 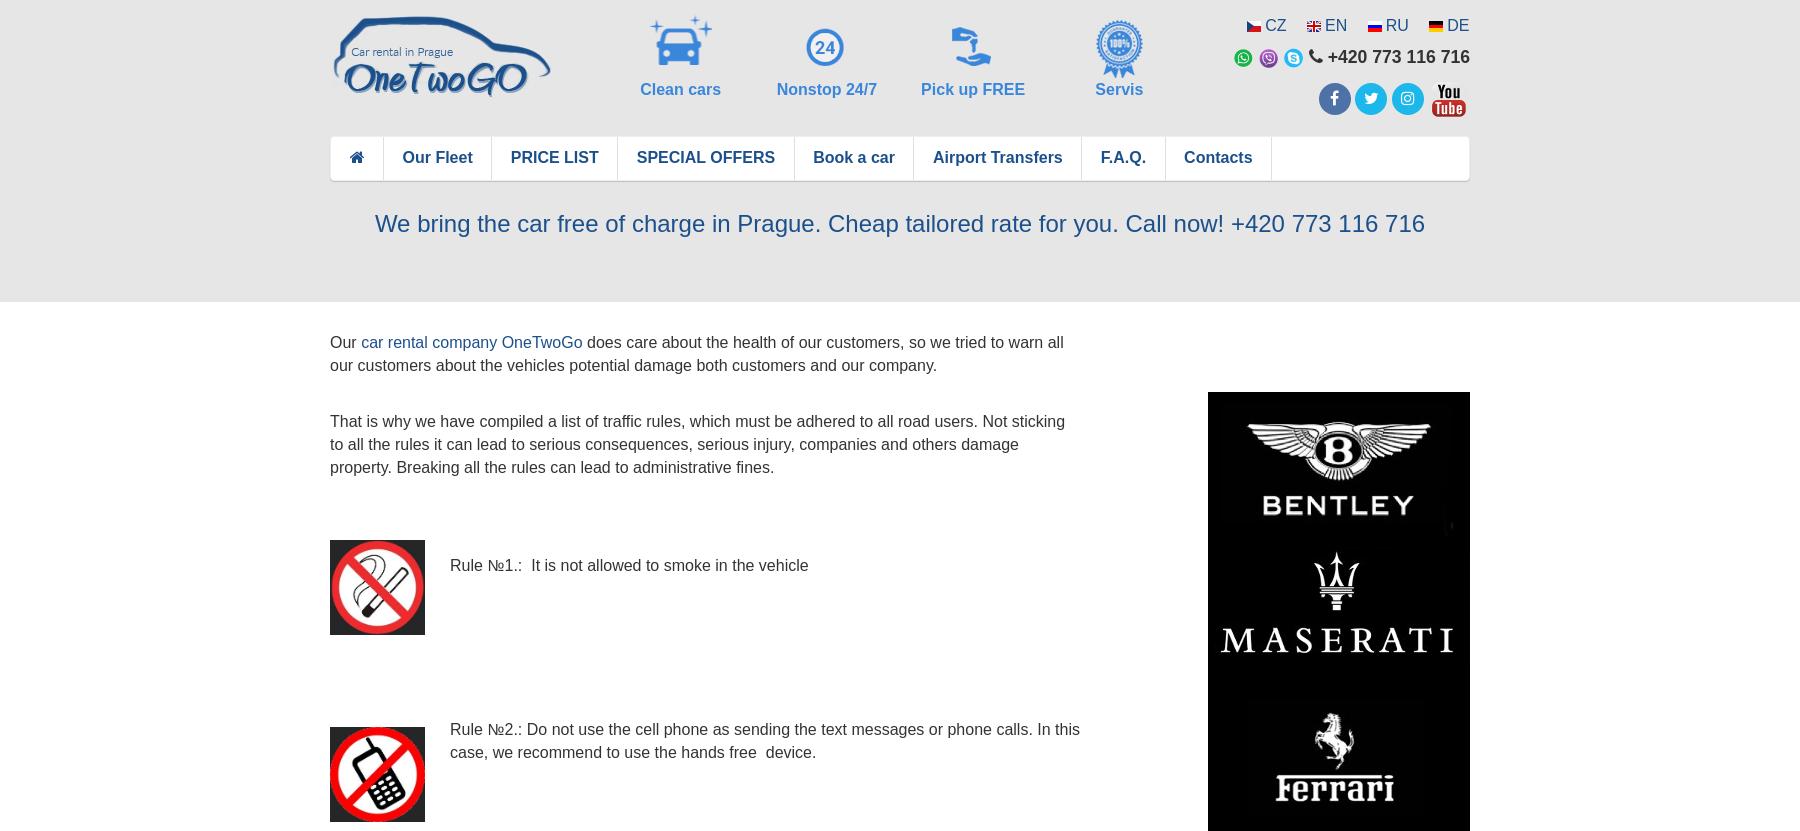 What do you see at coordinates (345, 341) in the screenshot?
I see `'Our'` at bounding box center [345, 341].